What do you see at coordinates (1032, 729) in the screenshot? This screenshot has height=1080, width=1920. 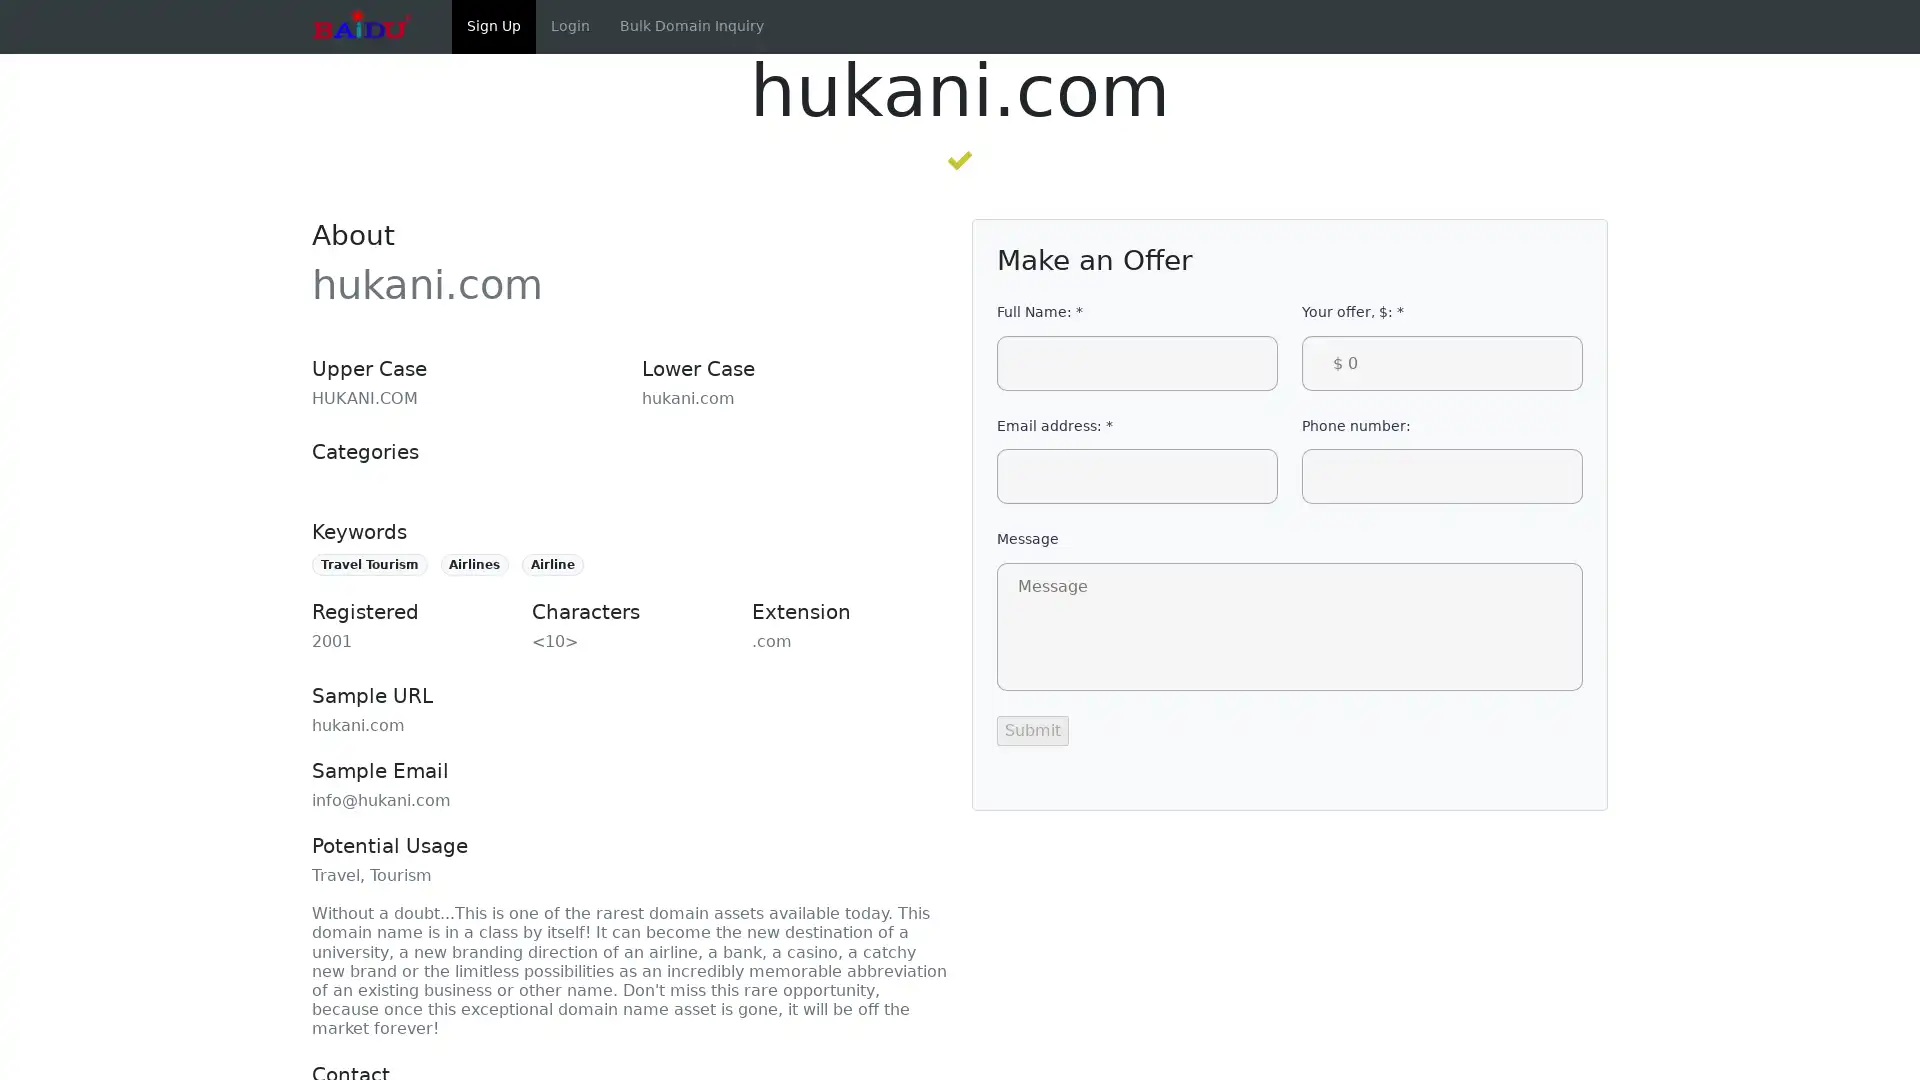 I see `Submit` at bounding box center [1032, 729].